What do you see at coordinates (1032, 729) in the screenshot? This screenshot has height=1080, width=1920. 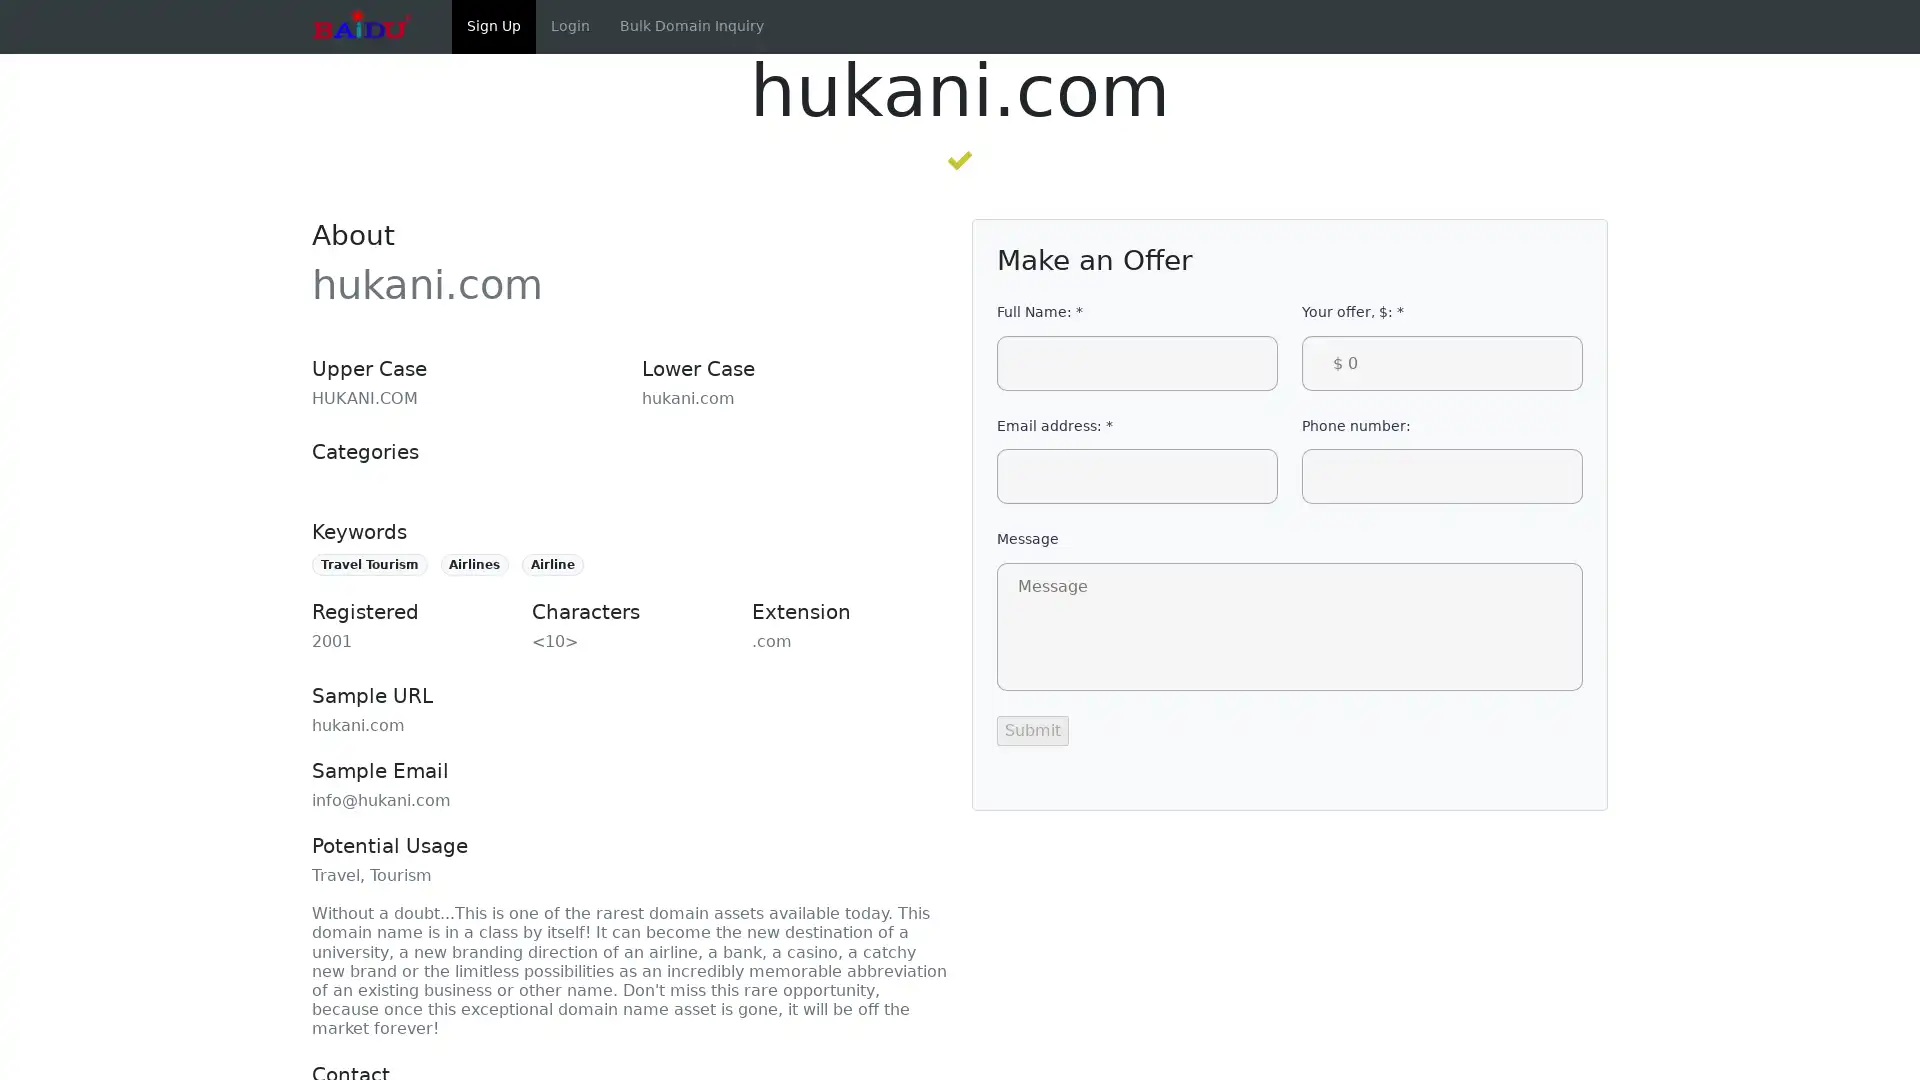 I see `Submit` at bounding box center [1032, 729].